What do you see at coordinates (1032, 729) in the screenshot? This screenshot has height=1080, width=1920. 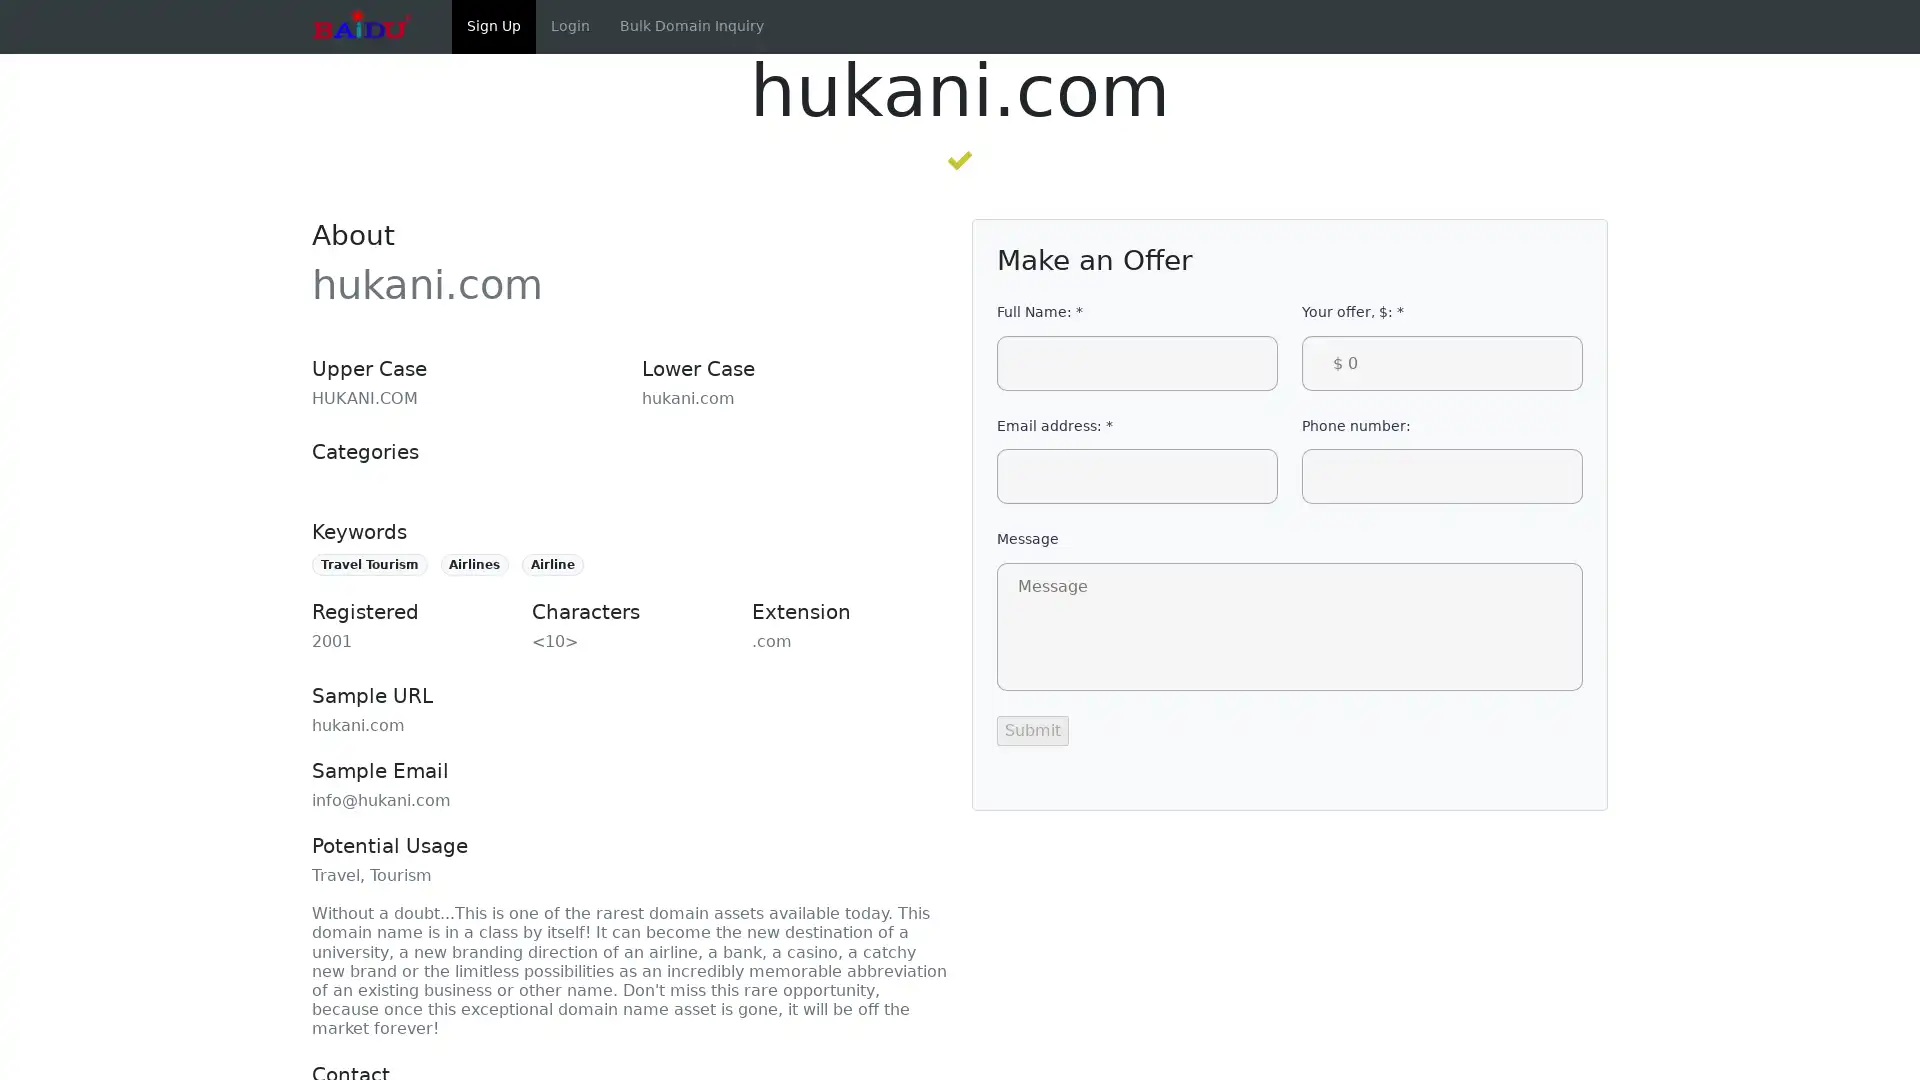 I see `Submit` at bounding box center [1032, 729].